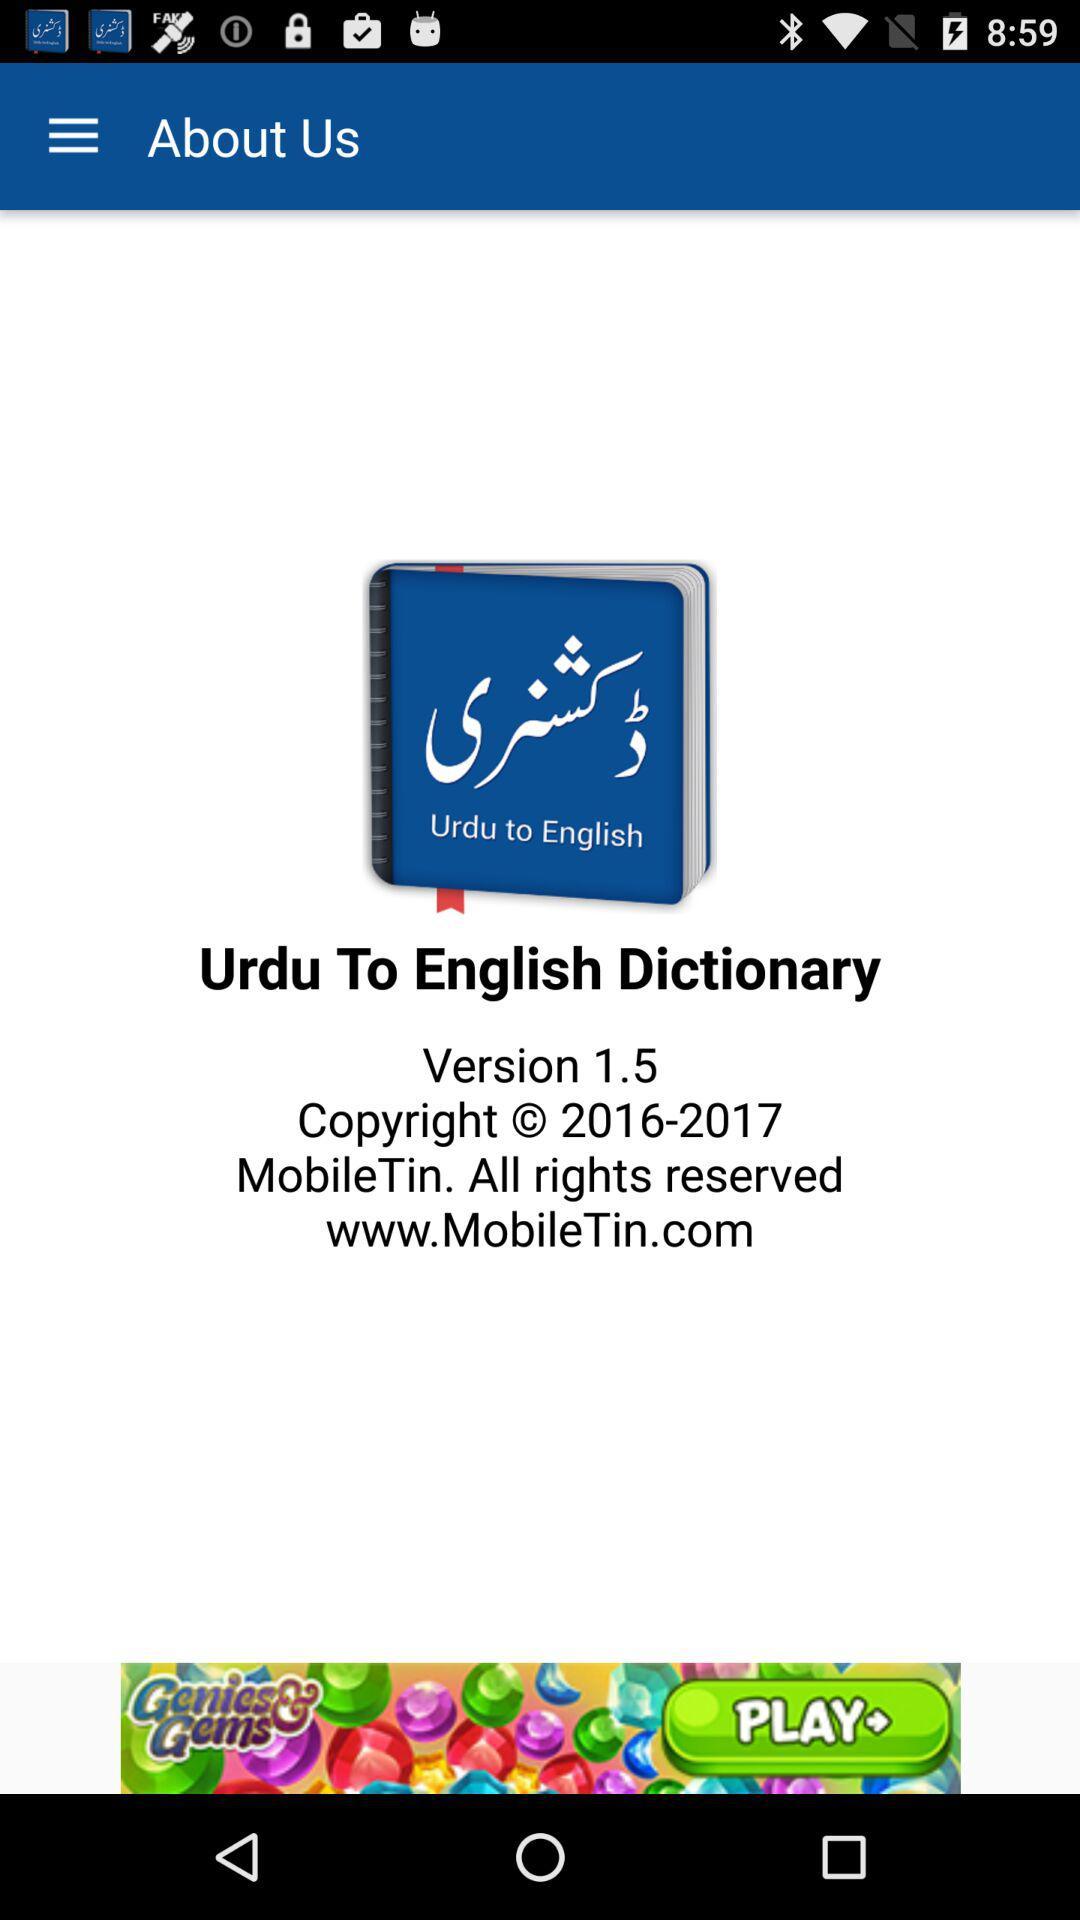 The height and width of the screenshot is (1920, 1080). Describe the element at coordinates (540, 1727) in the screenshot. I see `advertisement banner` at that location.